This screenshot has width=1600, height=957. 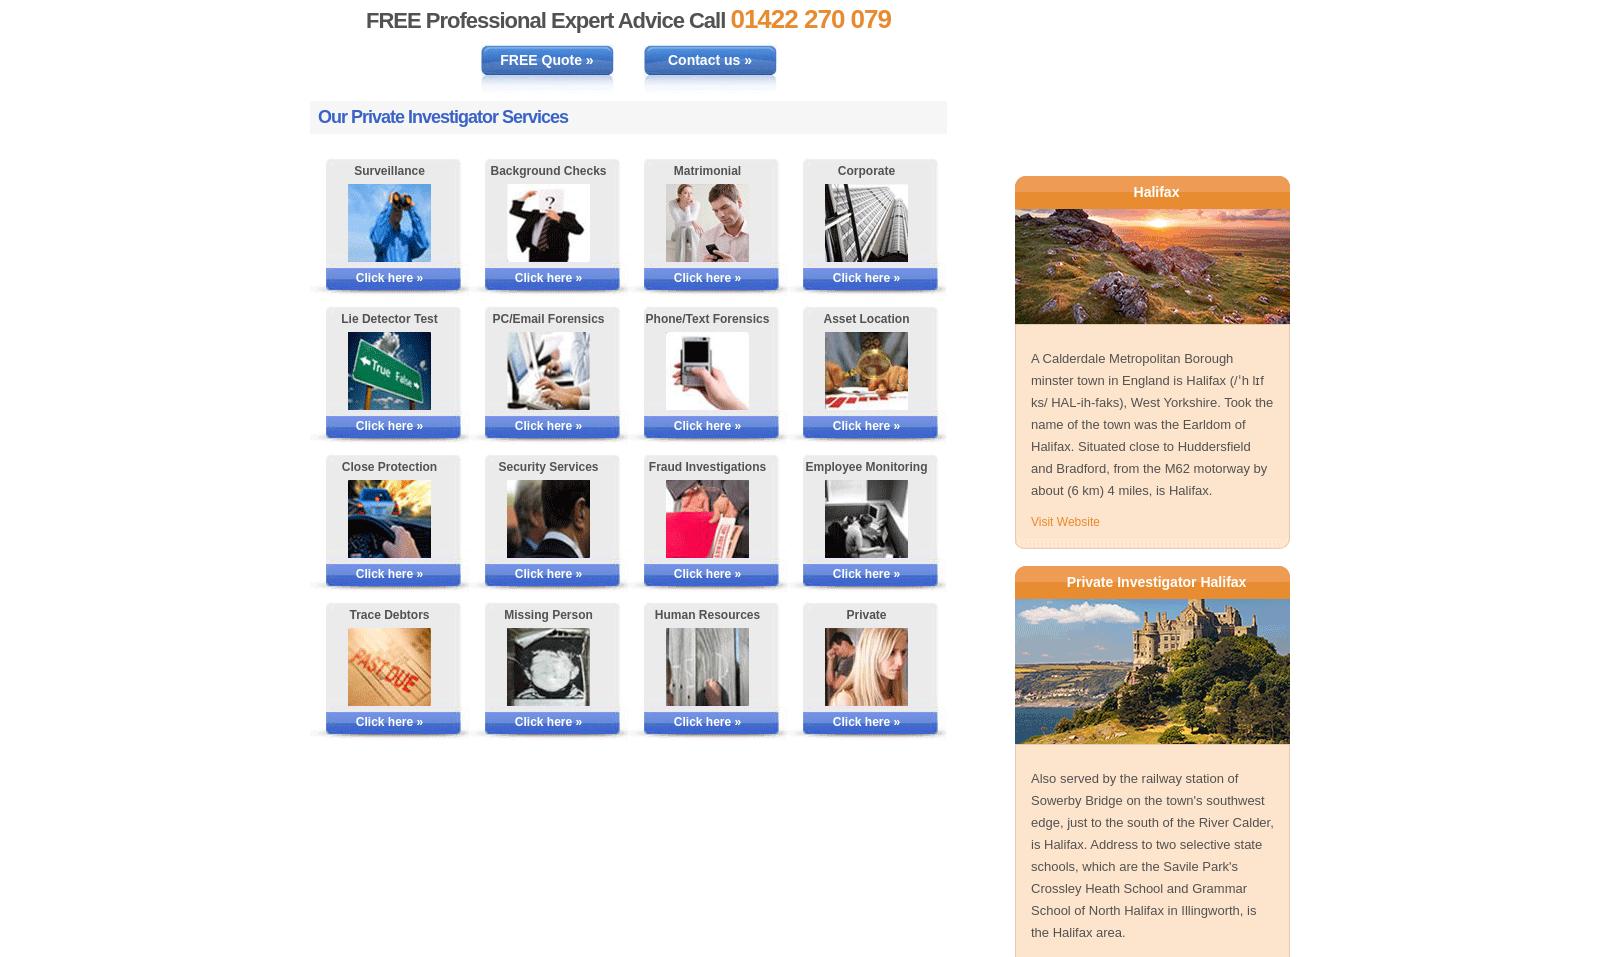 I want to click on 'Lie Detector Test', so click(x=340, y=318).